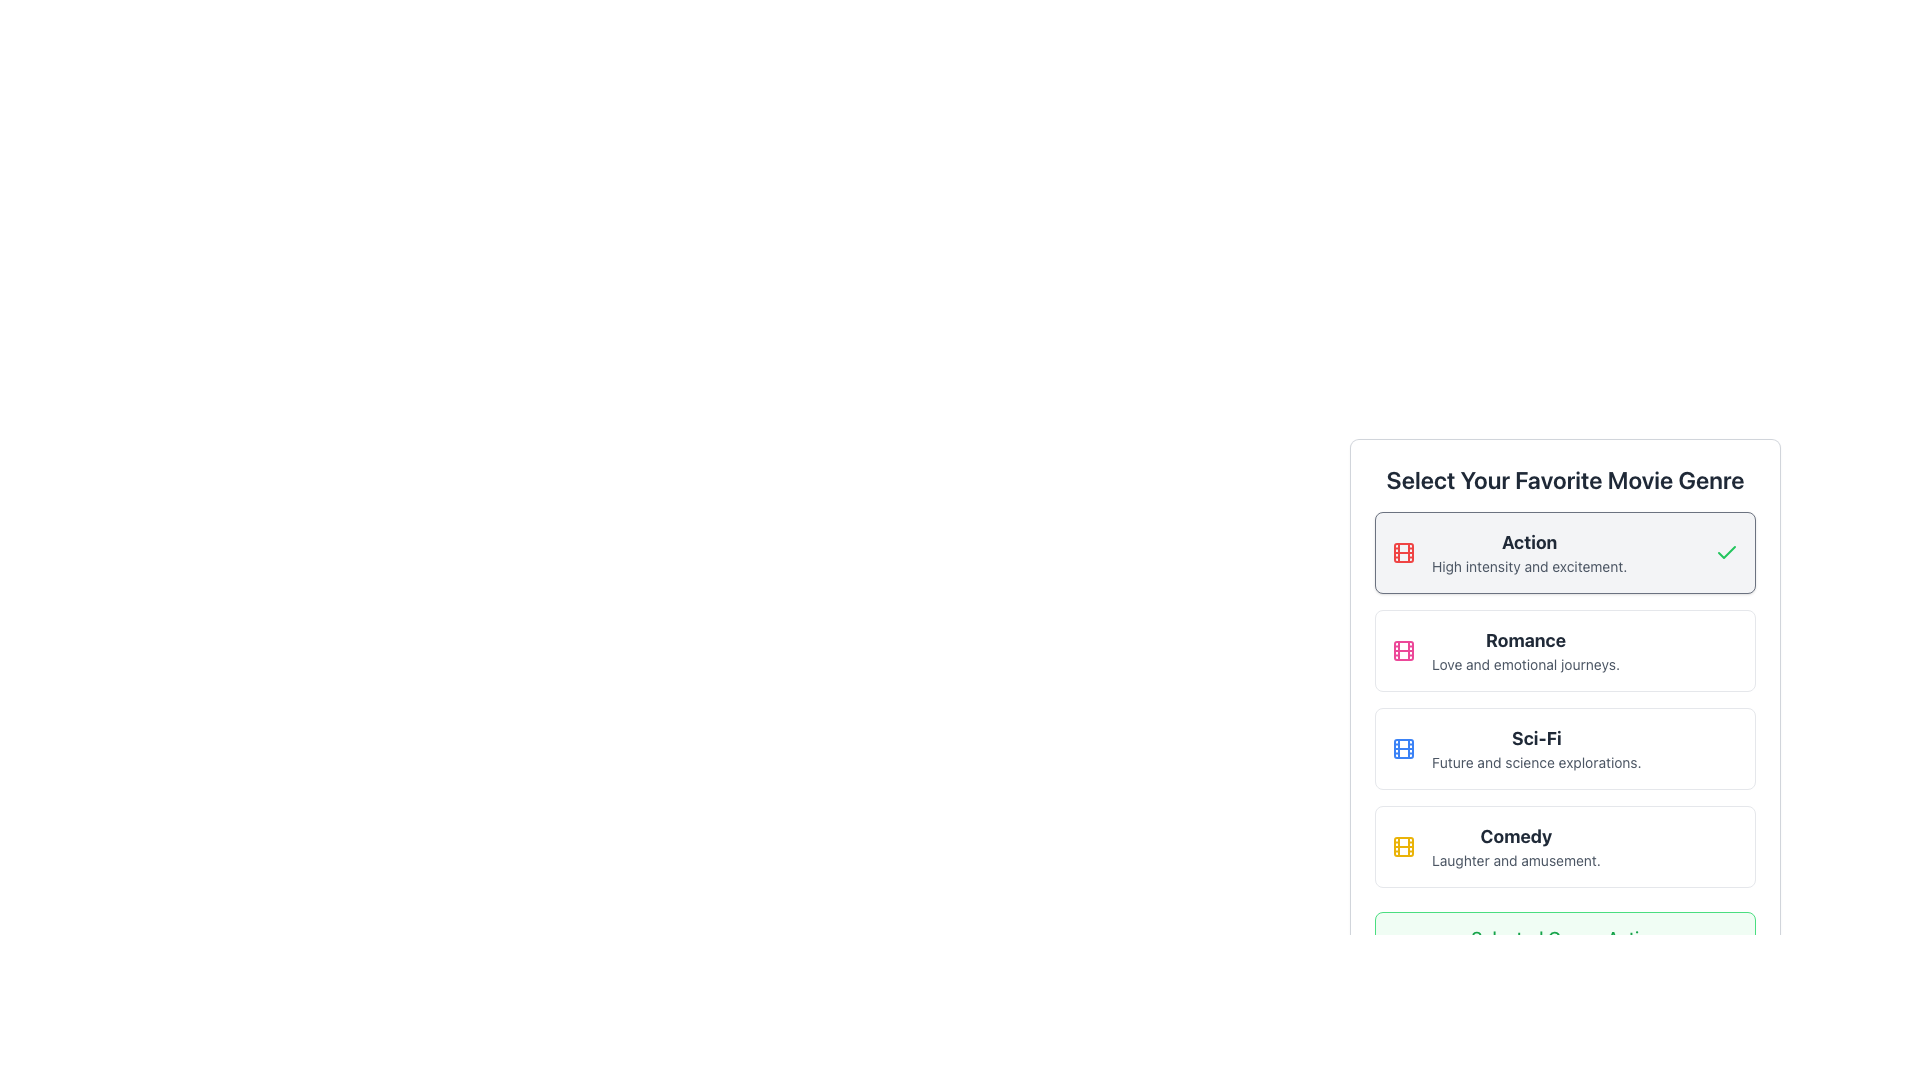 This screenshot has width=1920, height=1080. Describe the element at coordinates (1402, 847) in the screenshot. I see `the 'Comedy' genre icon, which is located to the left of the text 'Comedy' in the bottommost option of the list labeled 'Select Your Favorite Movie Genre'` at that location.